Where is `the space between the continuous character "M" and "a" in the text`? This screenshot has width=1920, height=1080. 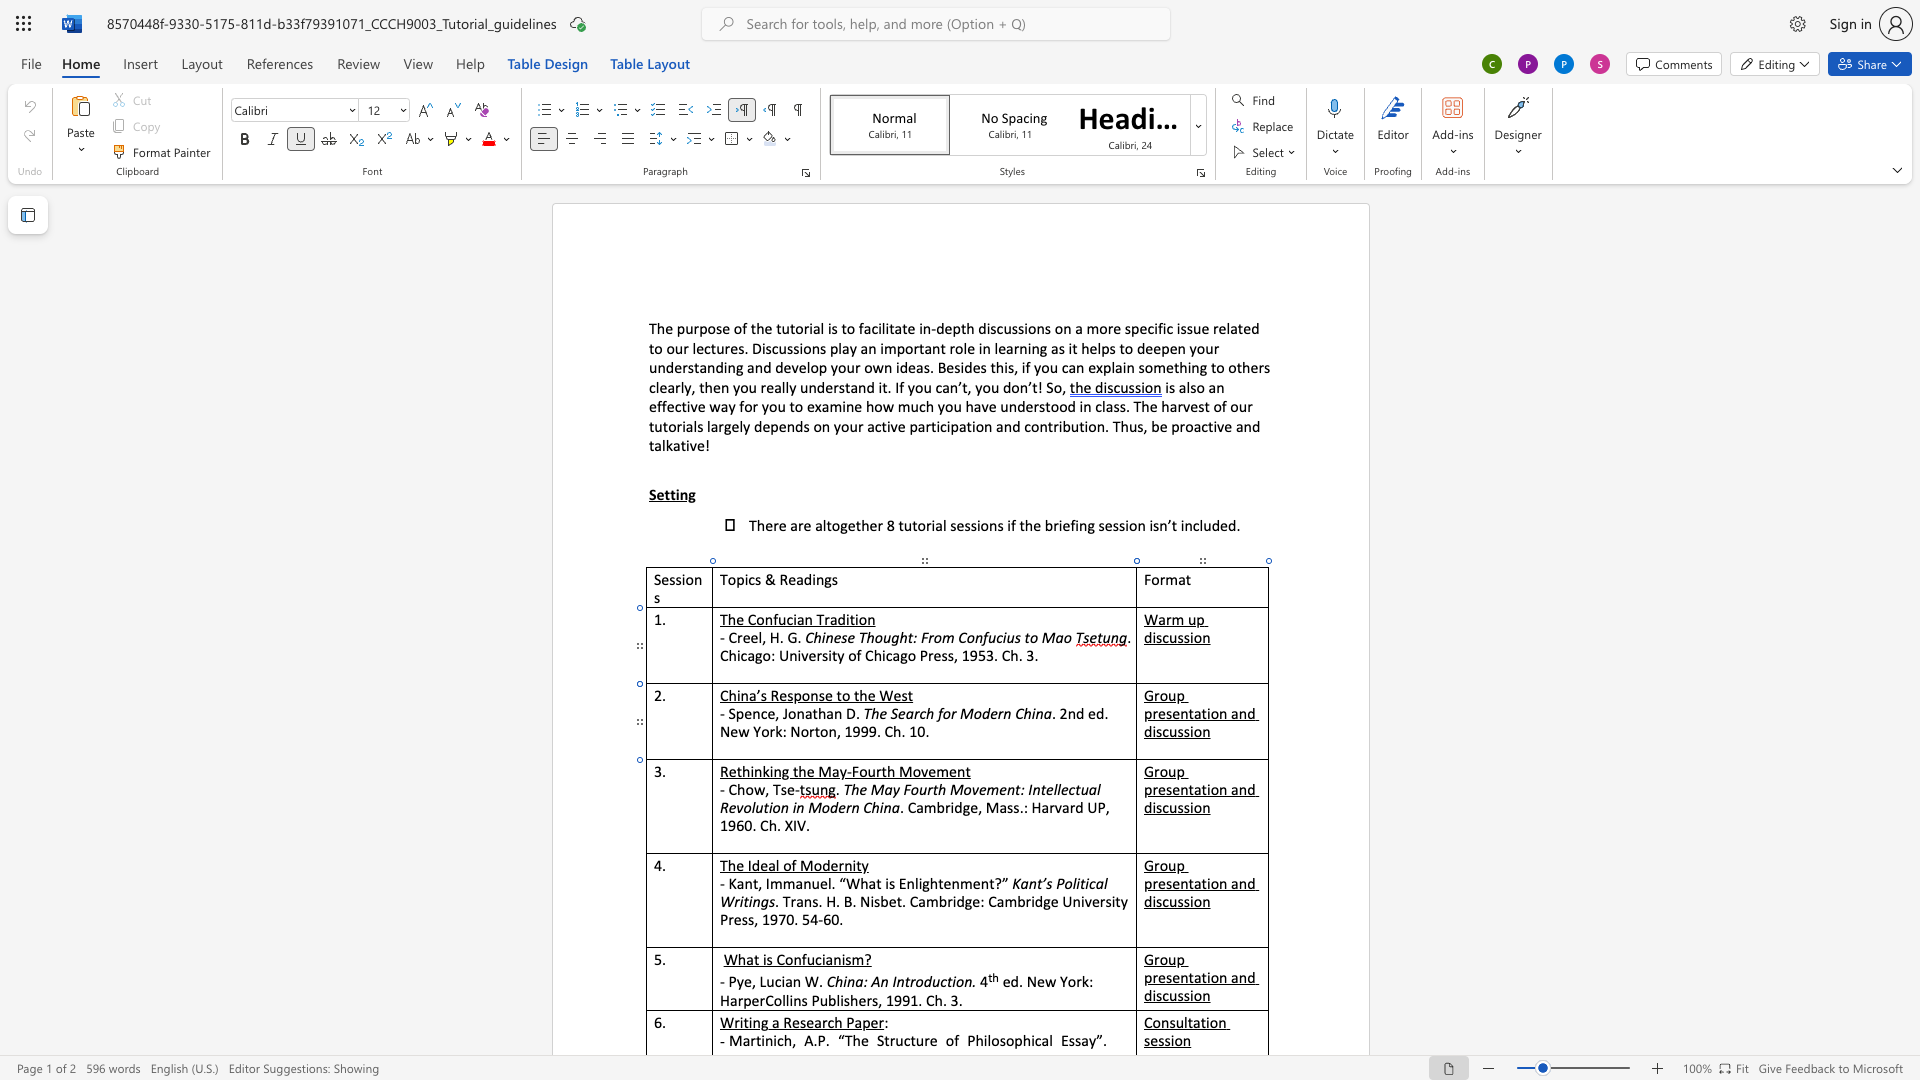
the space between the continuous character "M" and "a" in the text is located at coordinates (830, 770).